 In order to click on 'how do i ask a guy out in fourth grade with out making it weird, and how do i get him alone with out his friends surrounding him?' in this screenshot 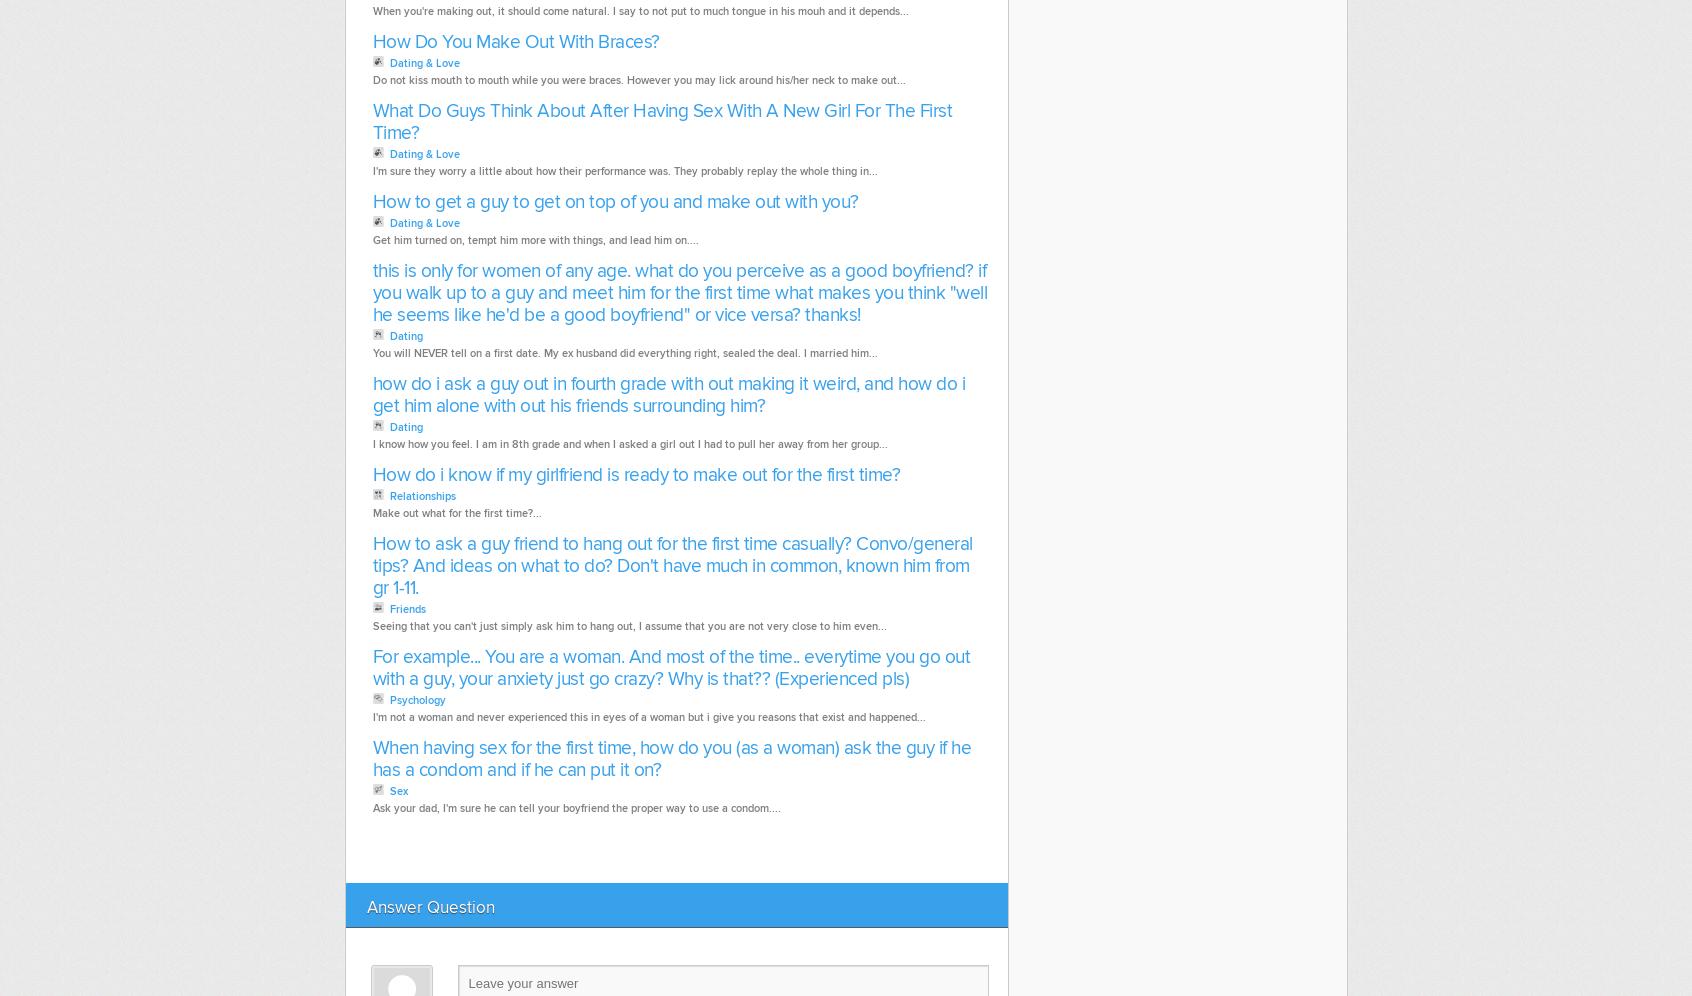, I will do `click(668, 393)`.